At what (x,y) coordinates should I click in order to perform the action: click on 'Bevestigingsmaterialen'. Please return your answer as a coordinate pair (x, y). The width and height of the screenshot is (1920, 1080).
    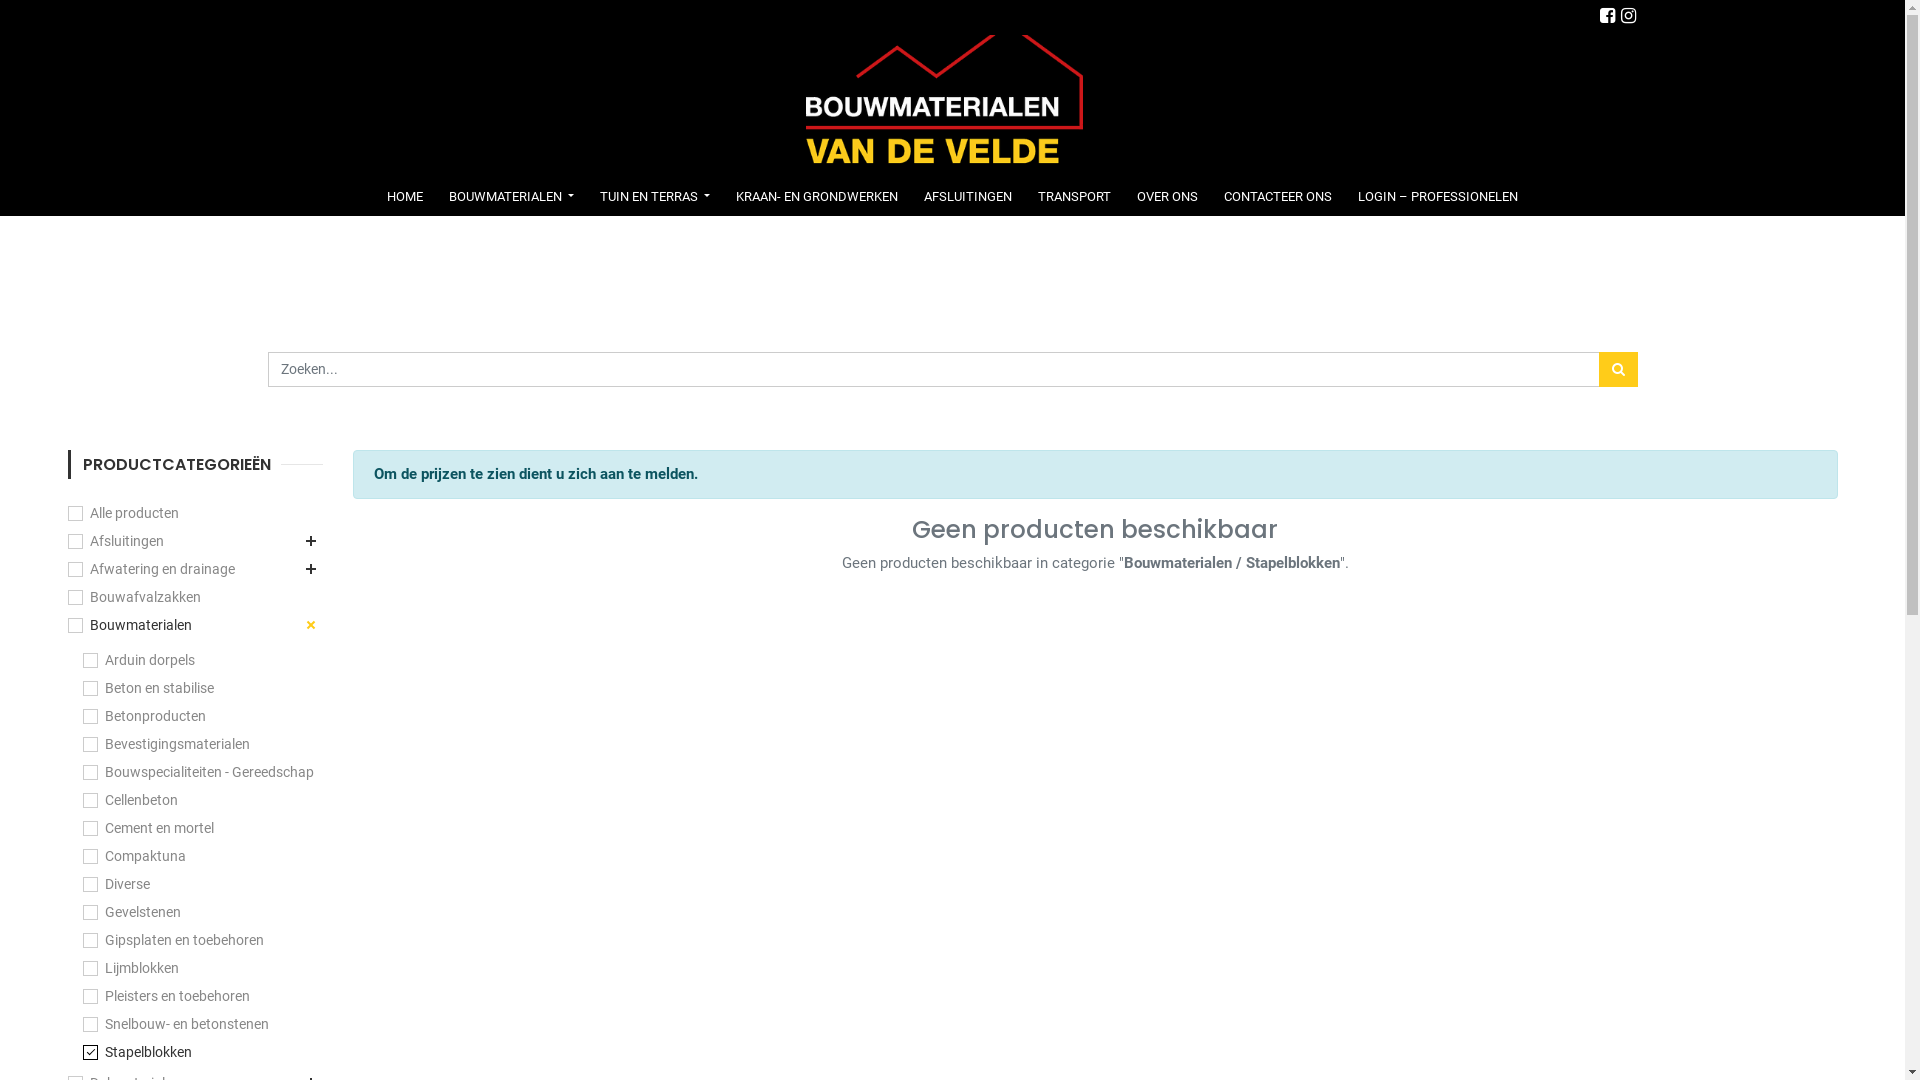
    Looking at the image, I should click on (80, 744).